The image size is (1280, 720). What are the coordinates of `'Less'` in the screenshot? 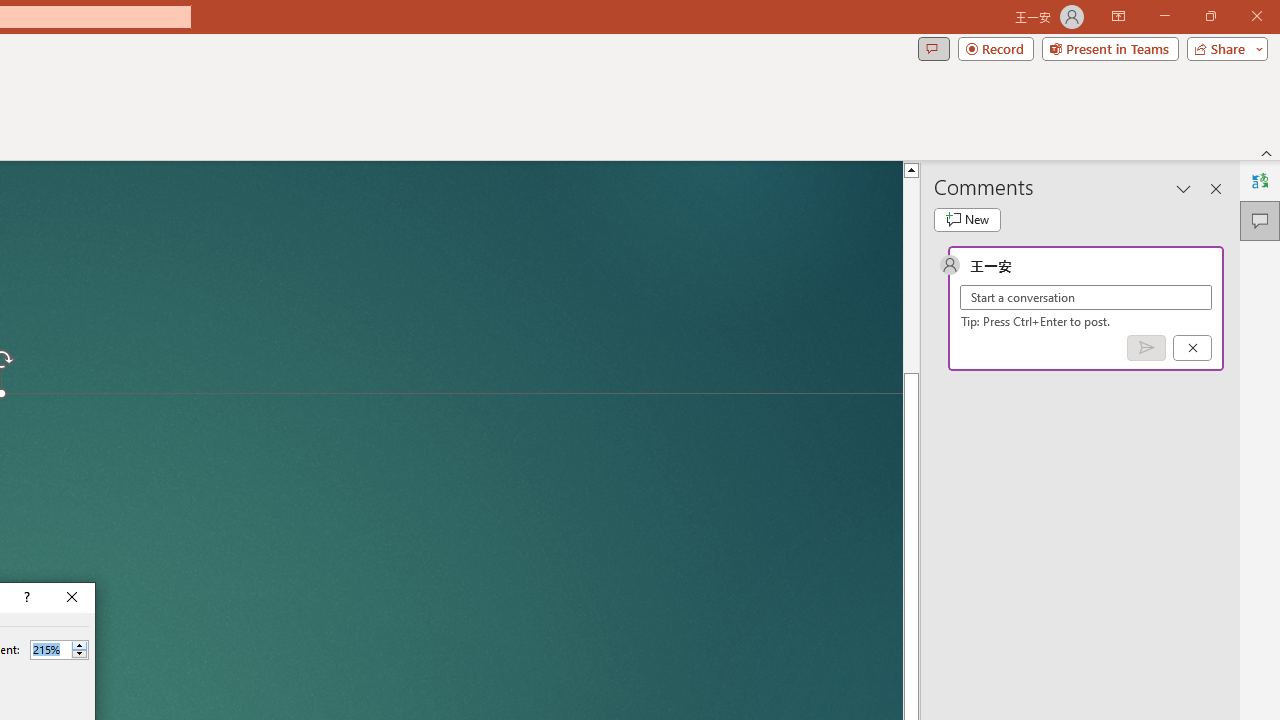 It's located at (79, 654).